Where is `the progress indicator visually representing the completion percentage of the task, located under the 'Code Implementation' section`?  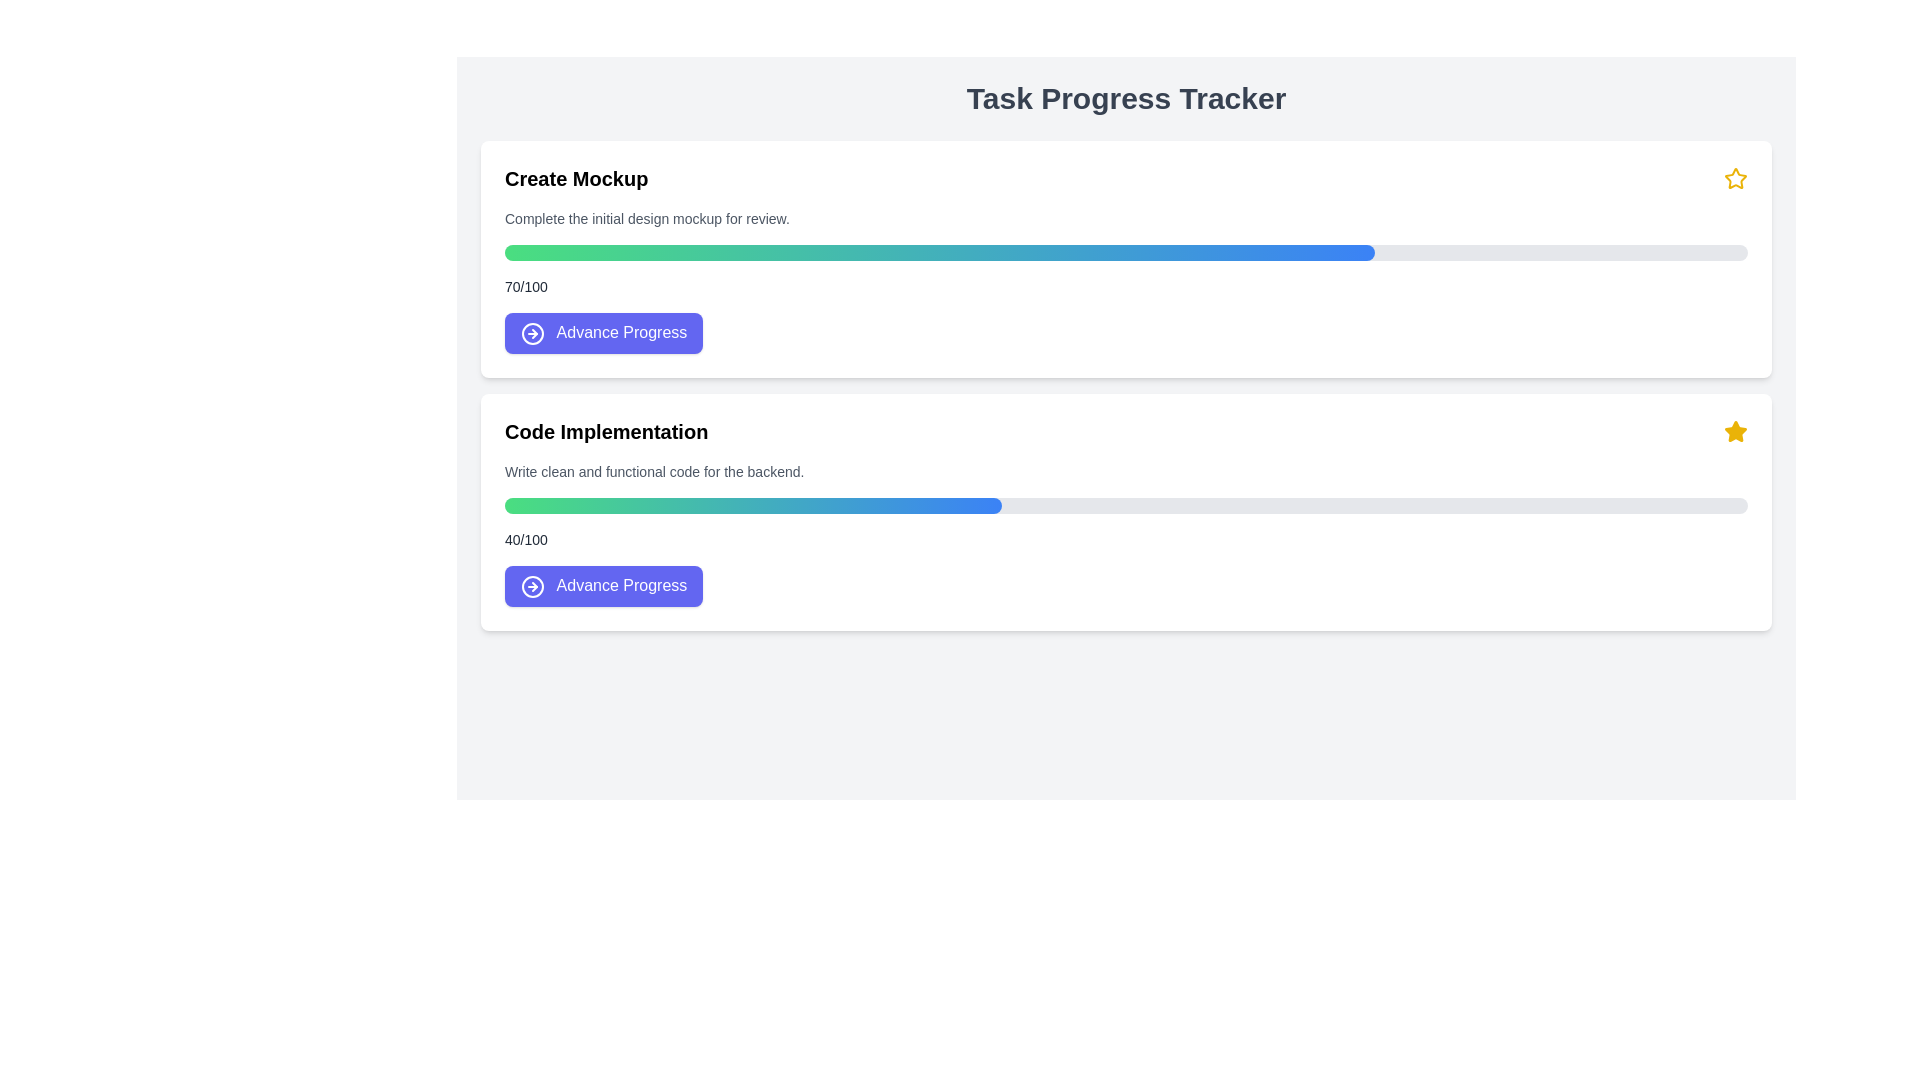 the progress indicator visually representing the completion percentage of the task, located under the 'Code Implementation' section is located at coordinates (752, 504).